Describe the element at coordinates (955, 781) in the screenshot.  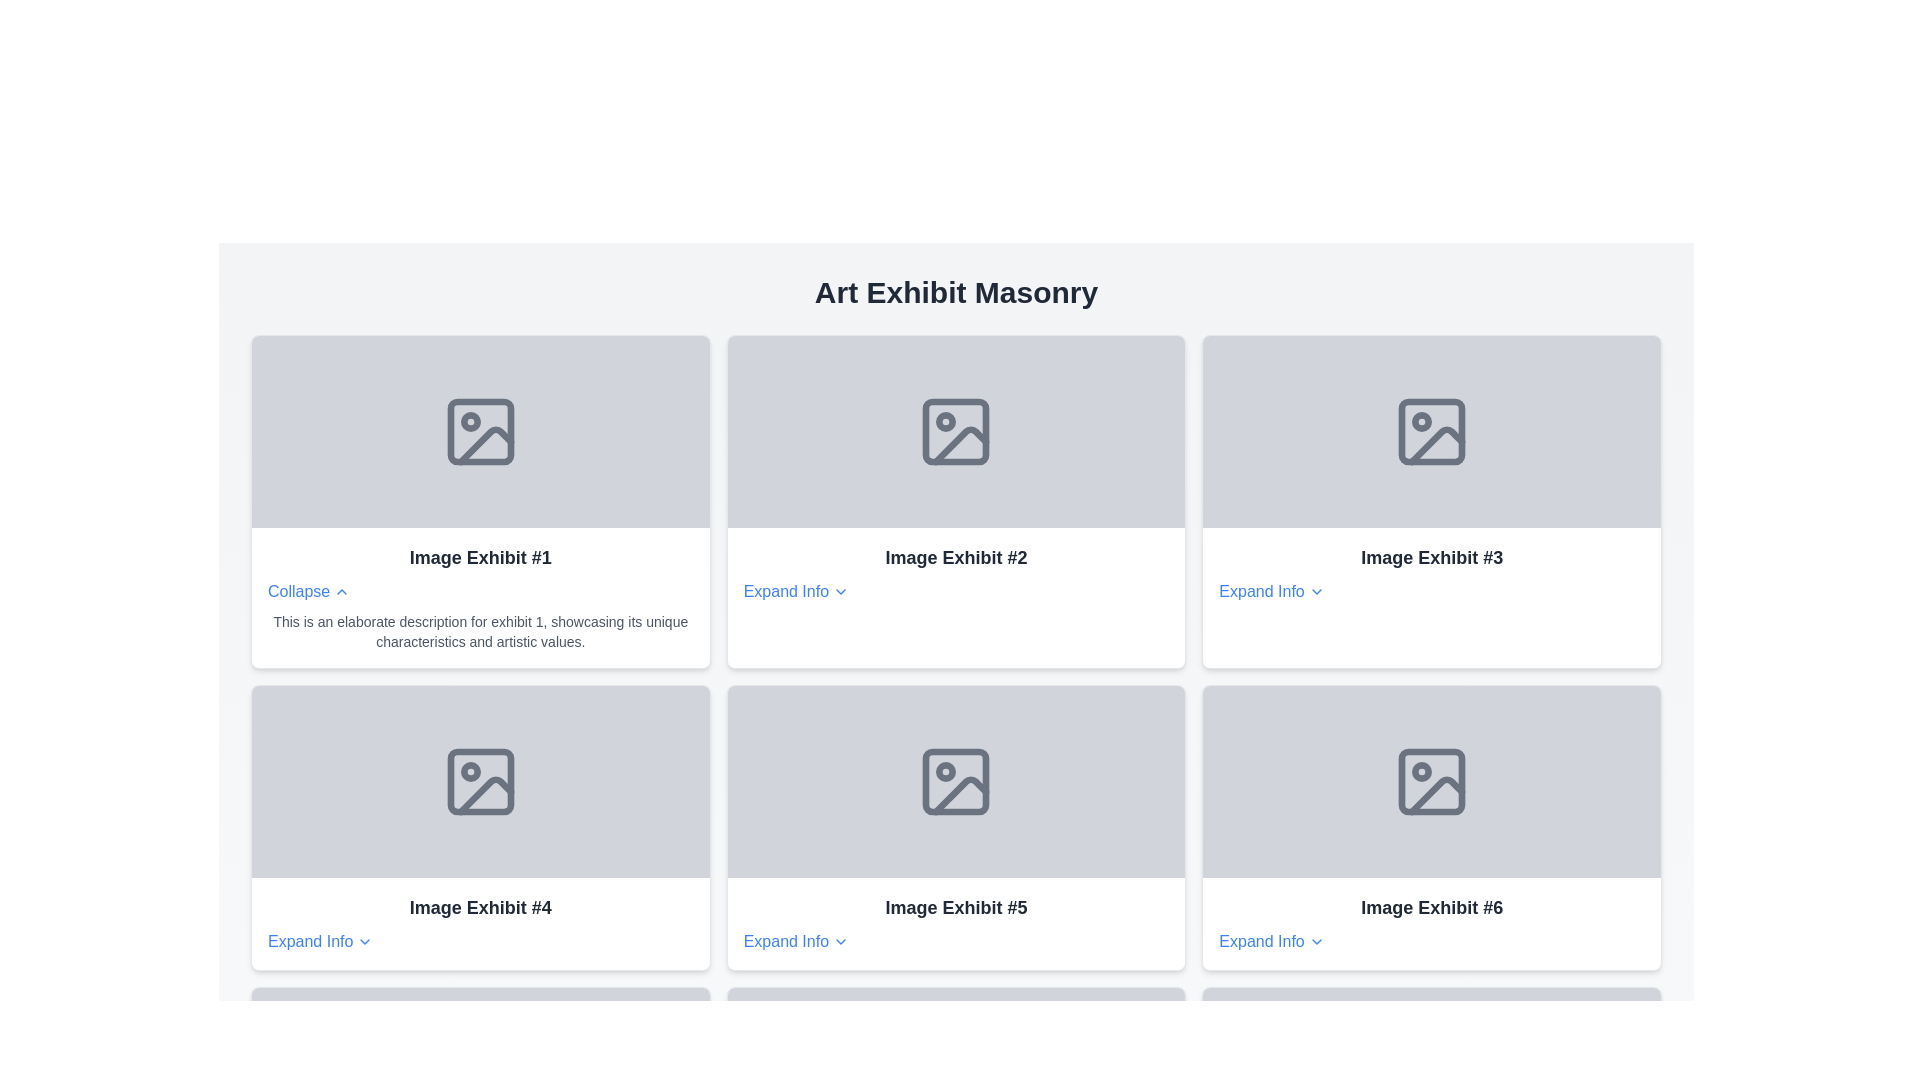
I see `the Placeholder area for an image representation within the card titled 'Image Exhibit #5', which features a light gray background and an icon representing an image file` at that location.